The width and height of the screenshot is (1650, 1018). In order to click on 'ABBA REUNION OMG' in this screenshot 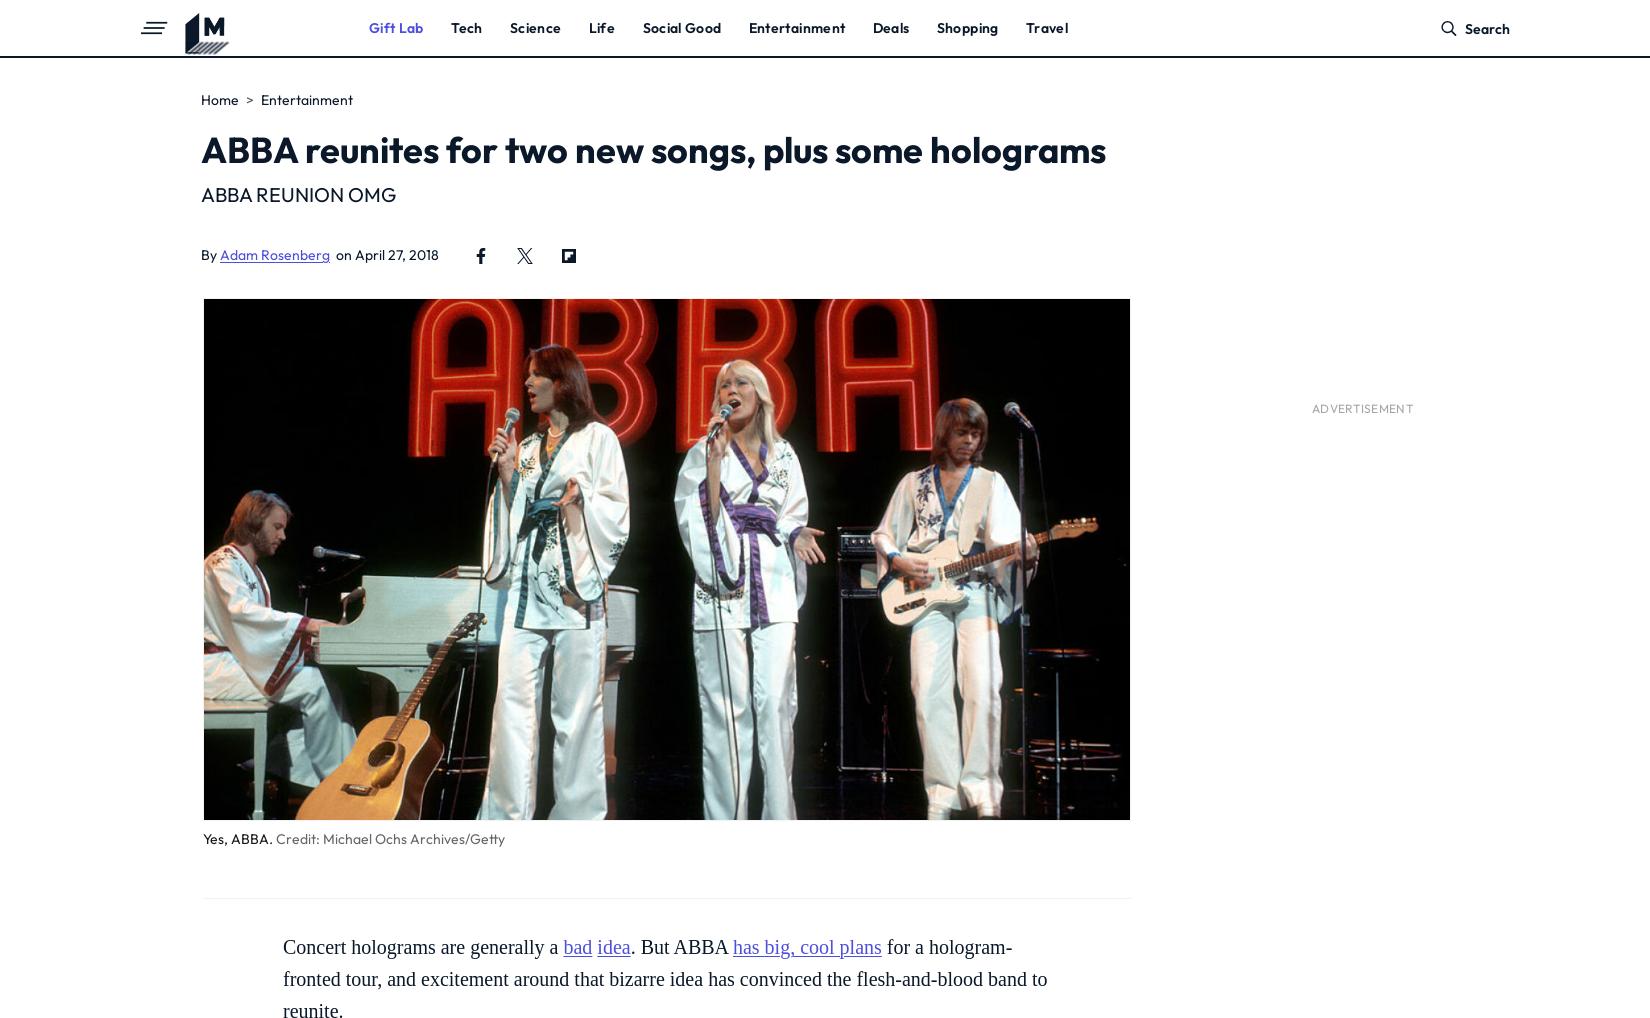, I will do `click(298, 194)`.